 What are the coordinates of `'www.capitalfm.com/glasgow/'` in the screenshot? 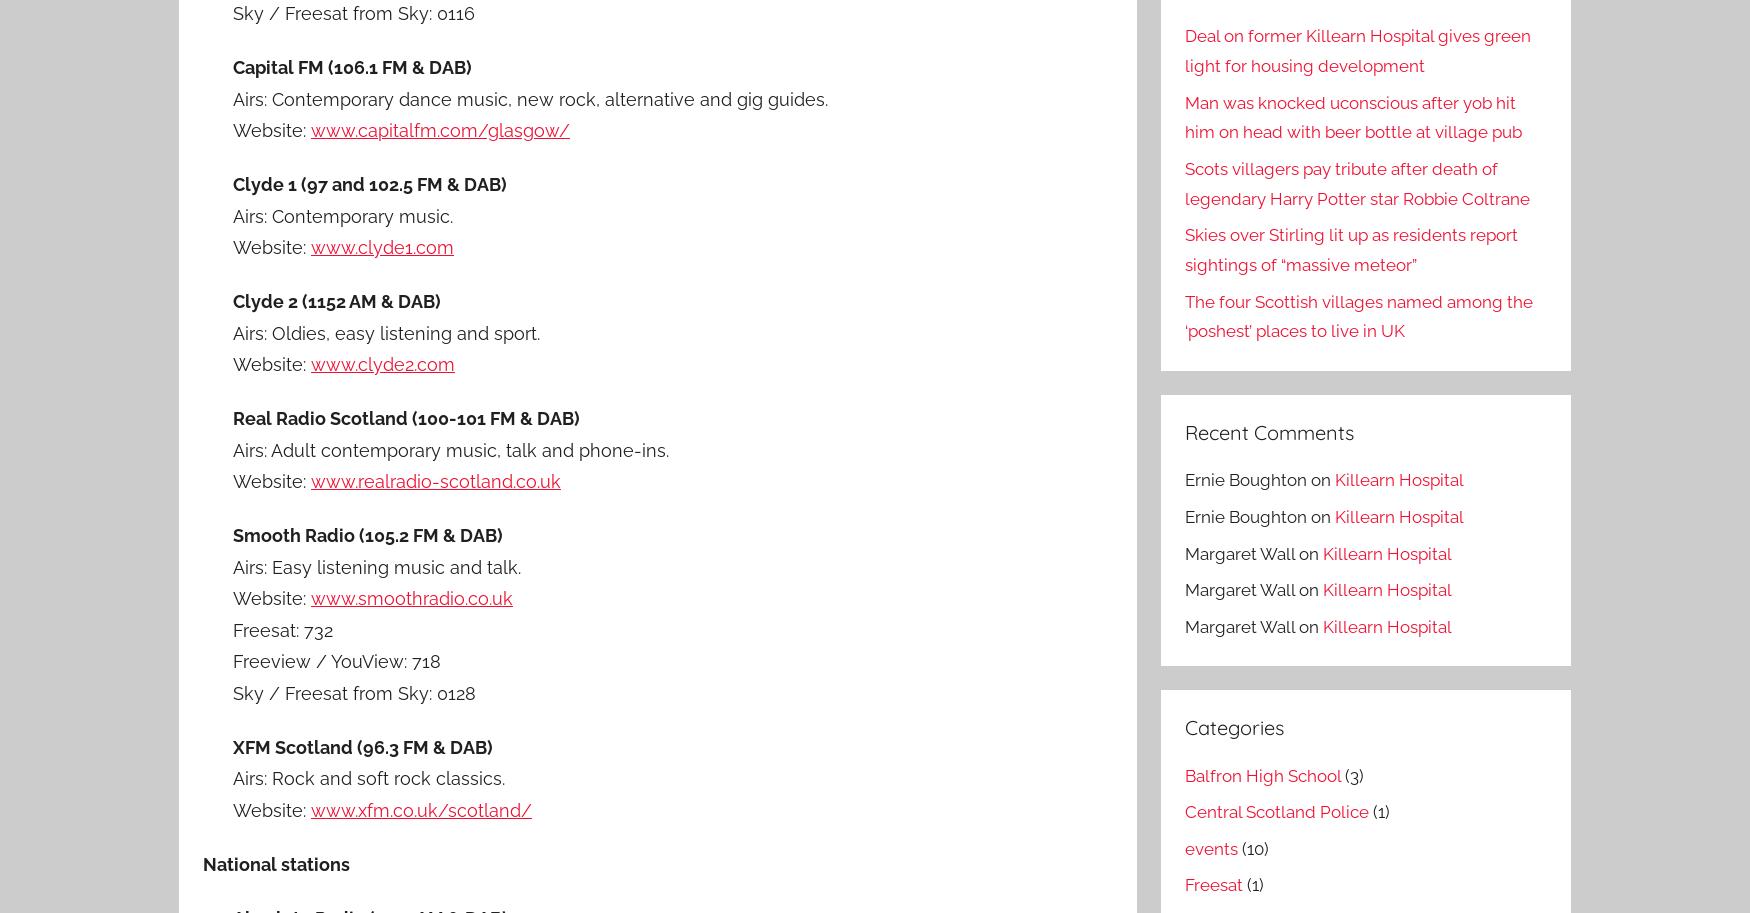 It's located at (309, 129).